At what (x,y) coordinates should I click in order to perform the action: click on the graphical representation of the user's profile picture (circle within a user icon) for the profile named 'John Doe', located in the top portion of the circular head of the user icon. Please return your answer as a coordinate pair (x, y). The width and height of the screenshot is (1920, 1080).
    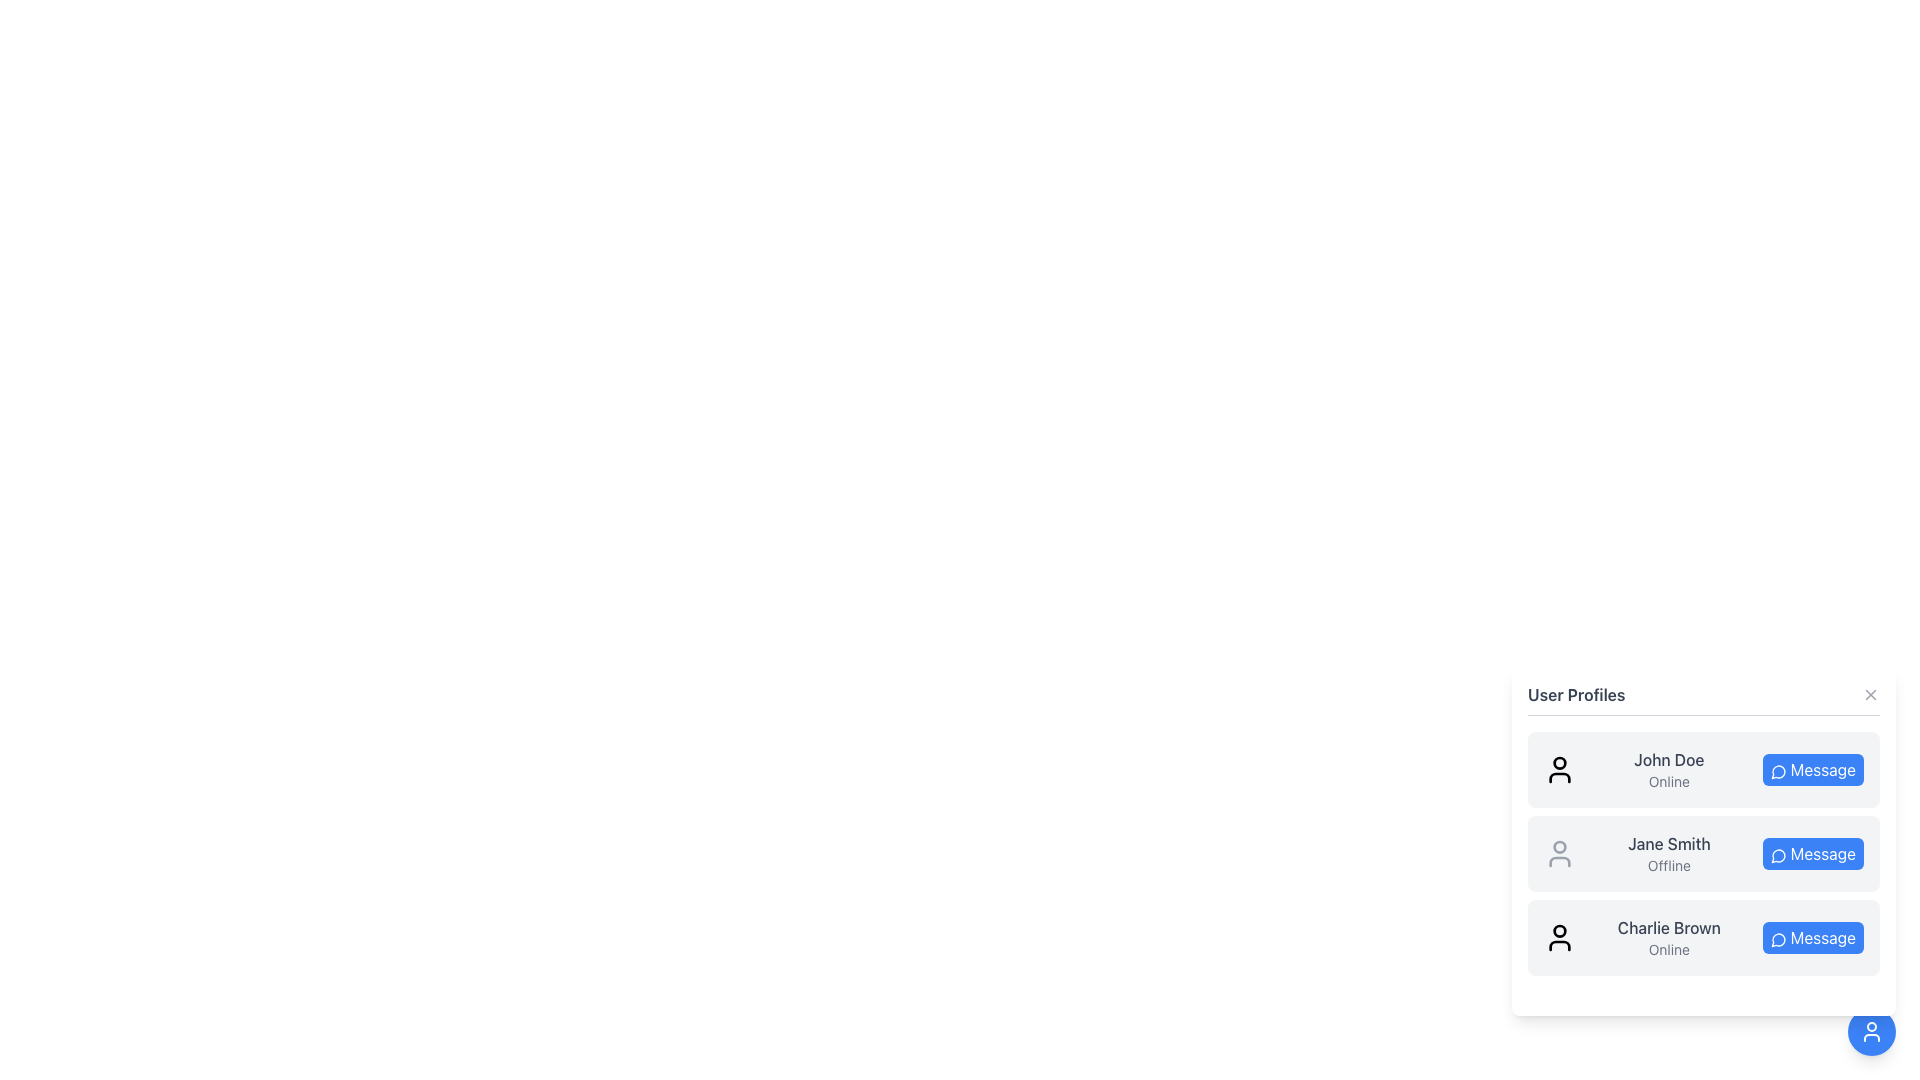
    Looking at the image, I should click on (1559, 763).